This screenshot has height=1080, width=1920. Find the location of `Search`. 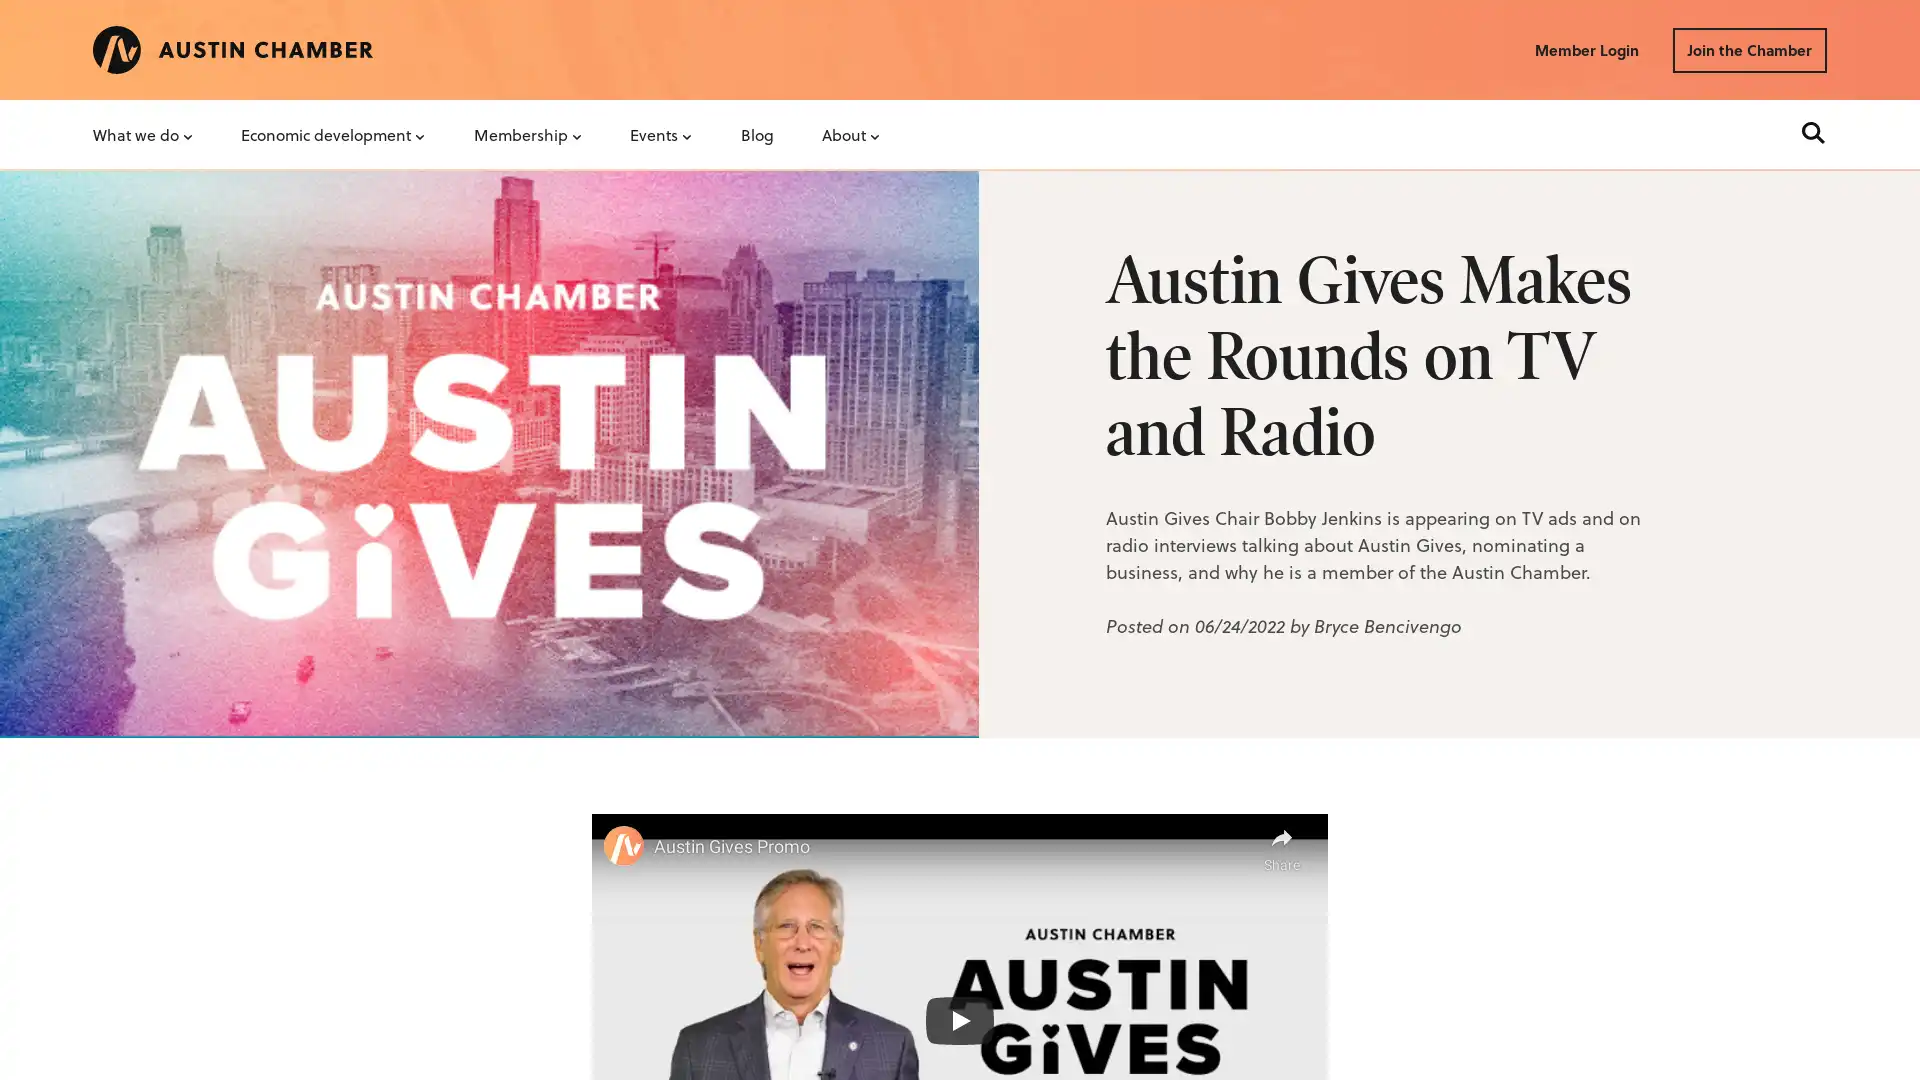

Search is located at coordinates (1813, 134).